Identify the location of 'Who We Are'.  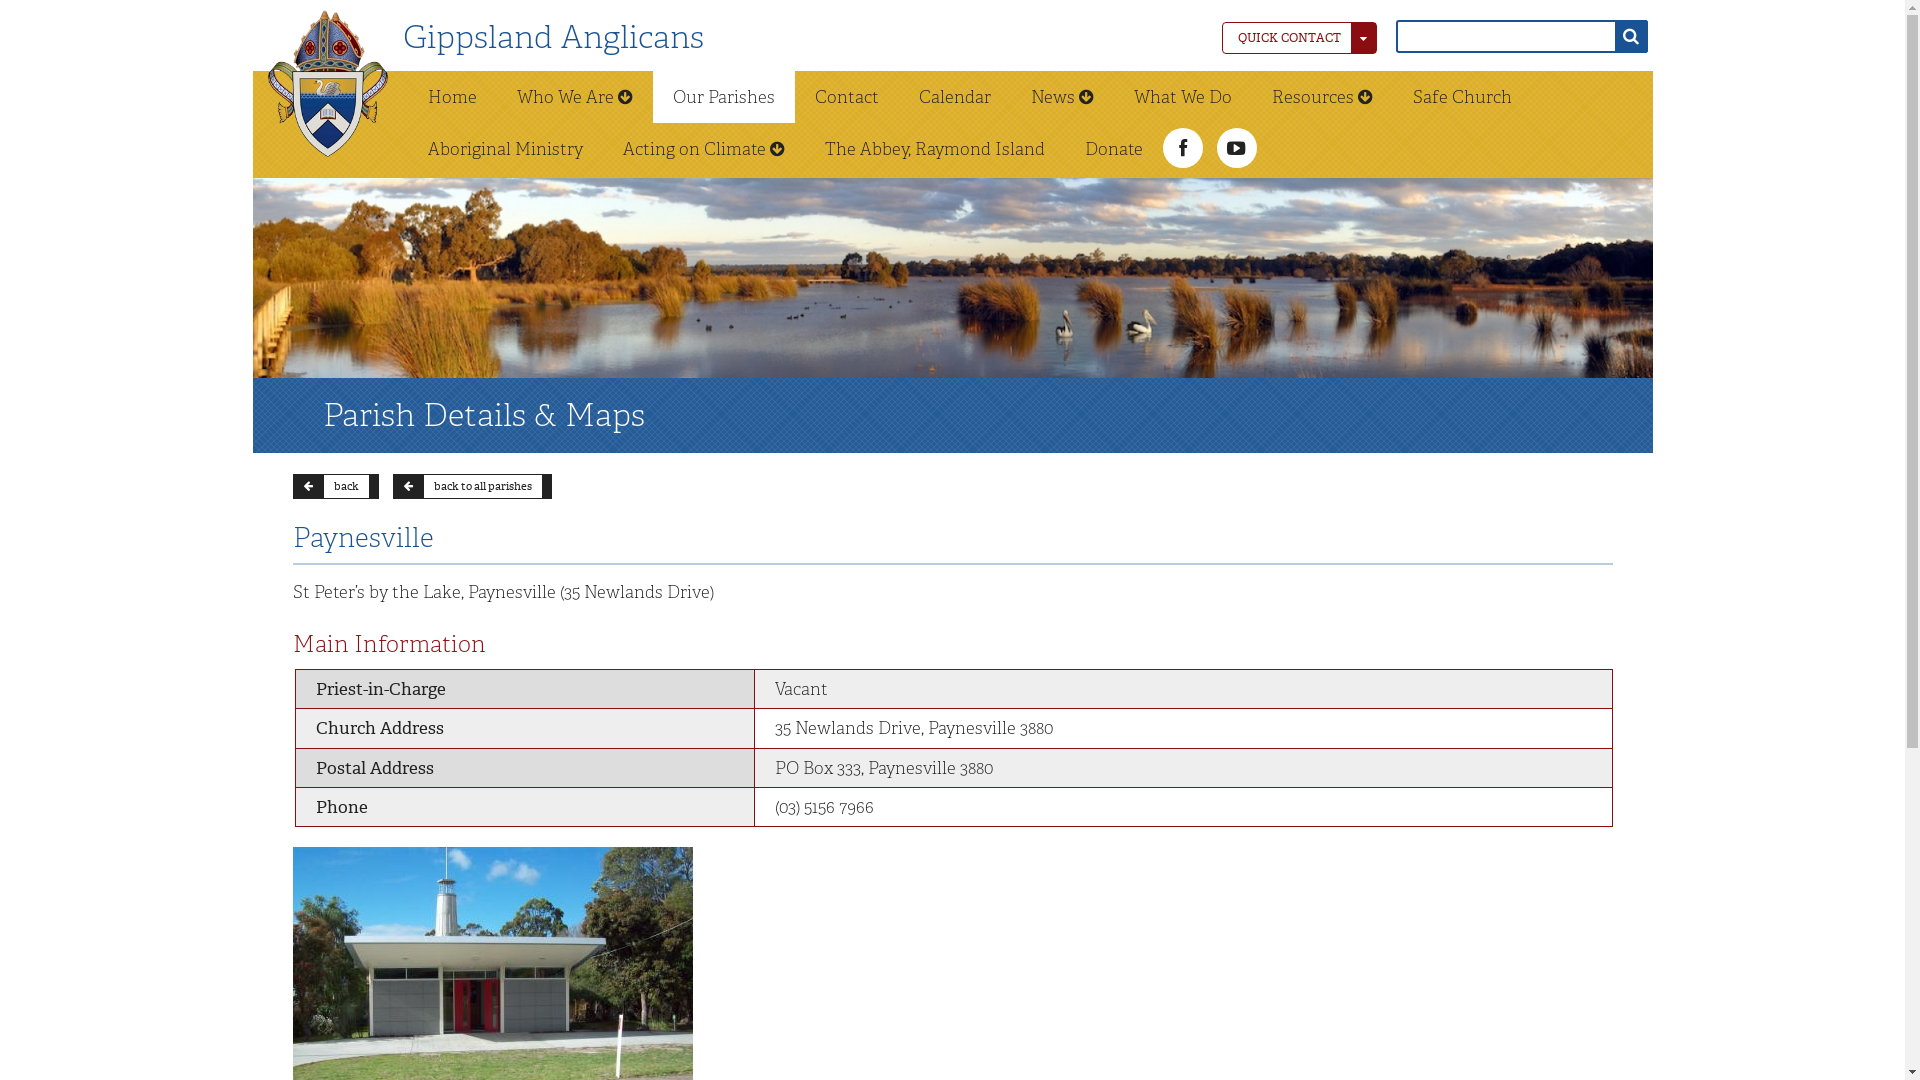
(573, 96).